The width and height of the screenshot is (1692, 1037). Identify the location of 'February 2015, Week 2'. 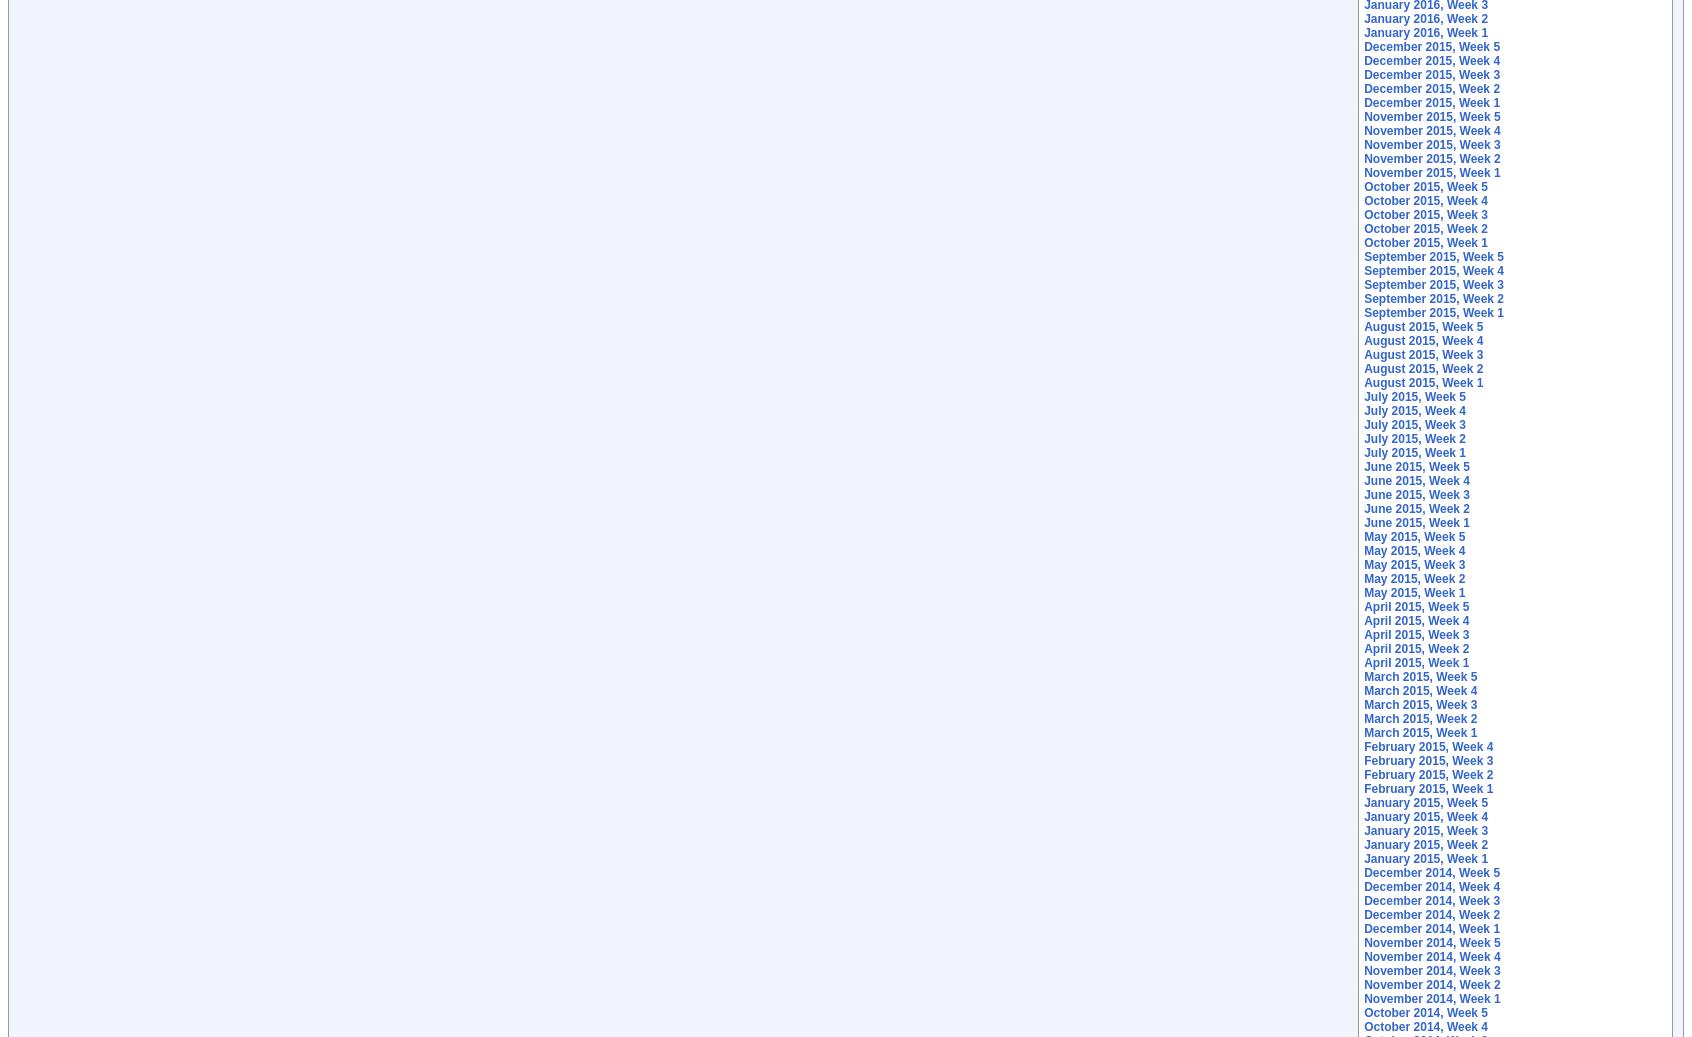
(1427, 774).